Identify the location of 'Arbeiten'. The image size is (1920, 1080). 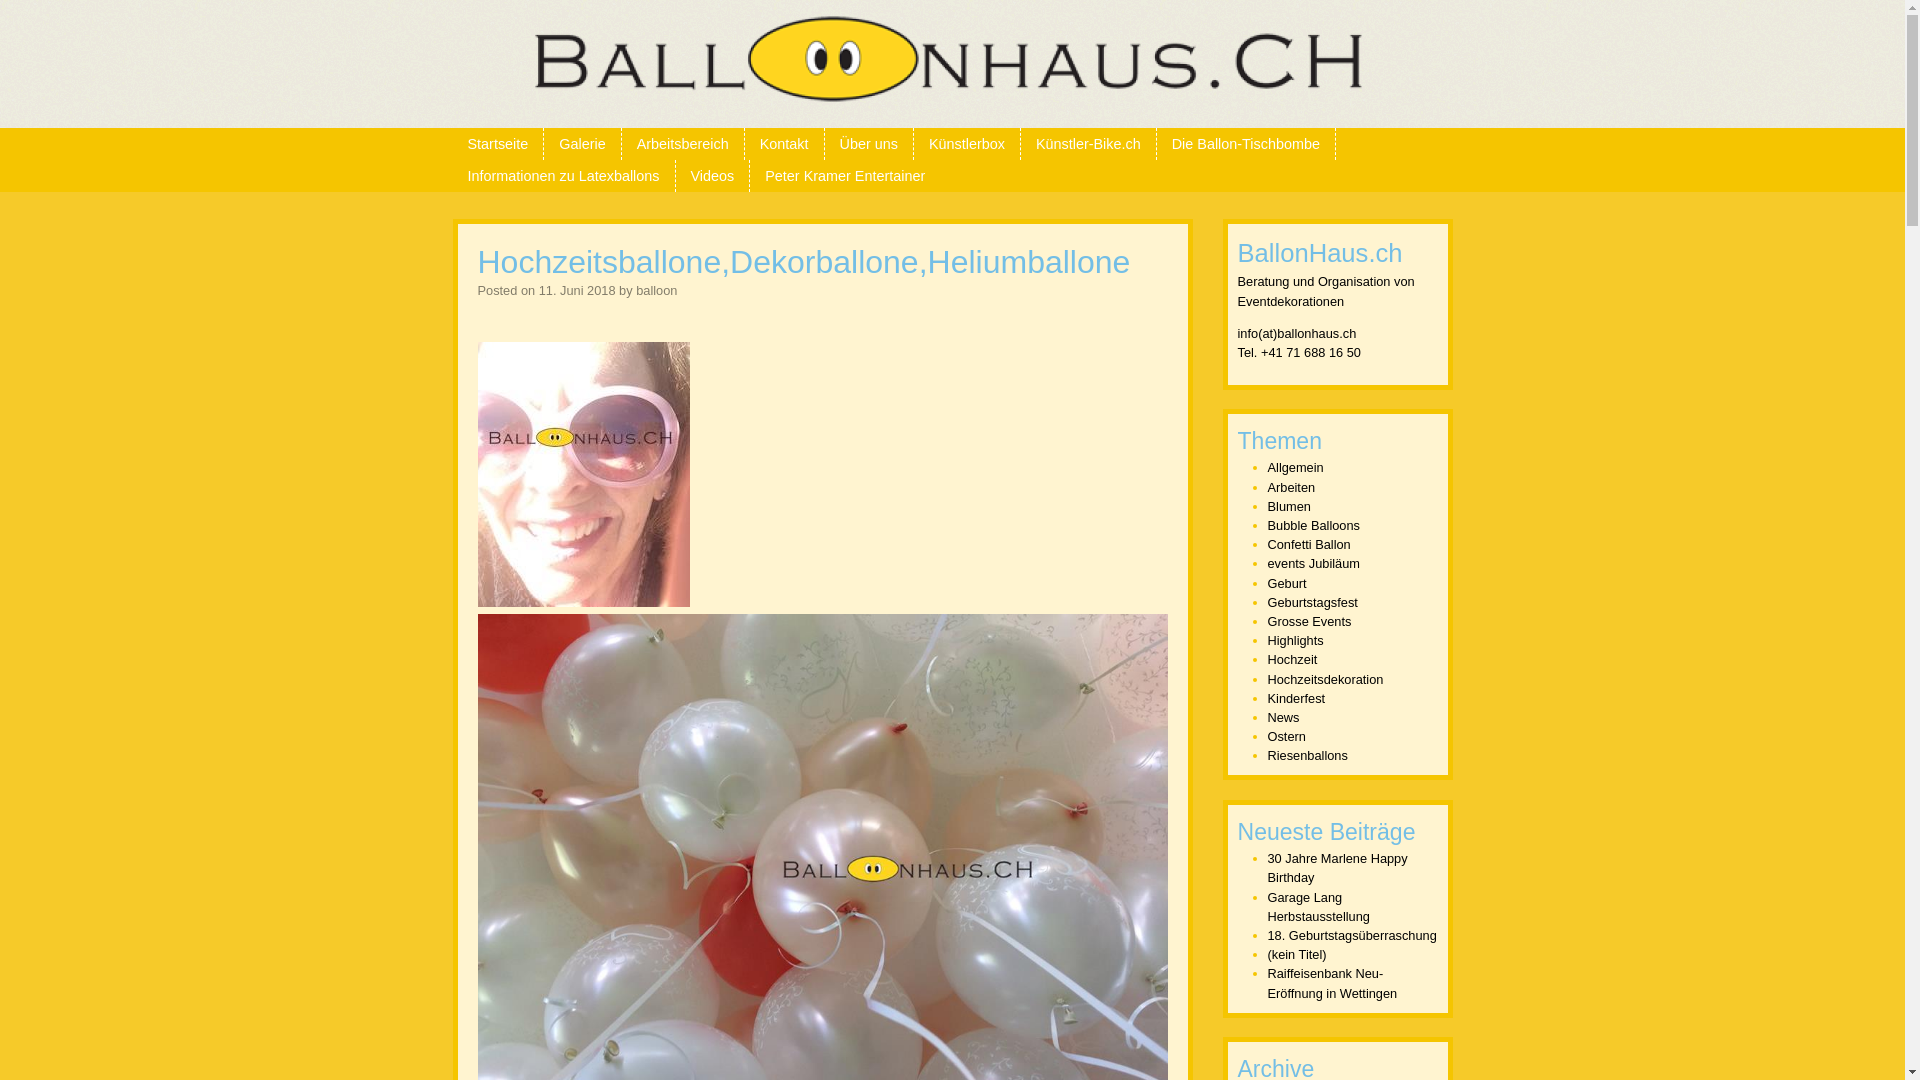
(1291, 487).